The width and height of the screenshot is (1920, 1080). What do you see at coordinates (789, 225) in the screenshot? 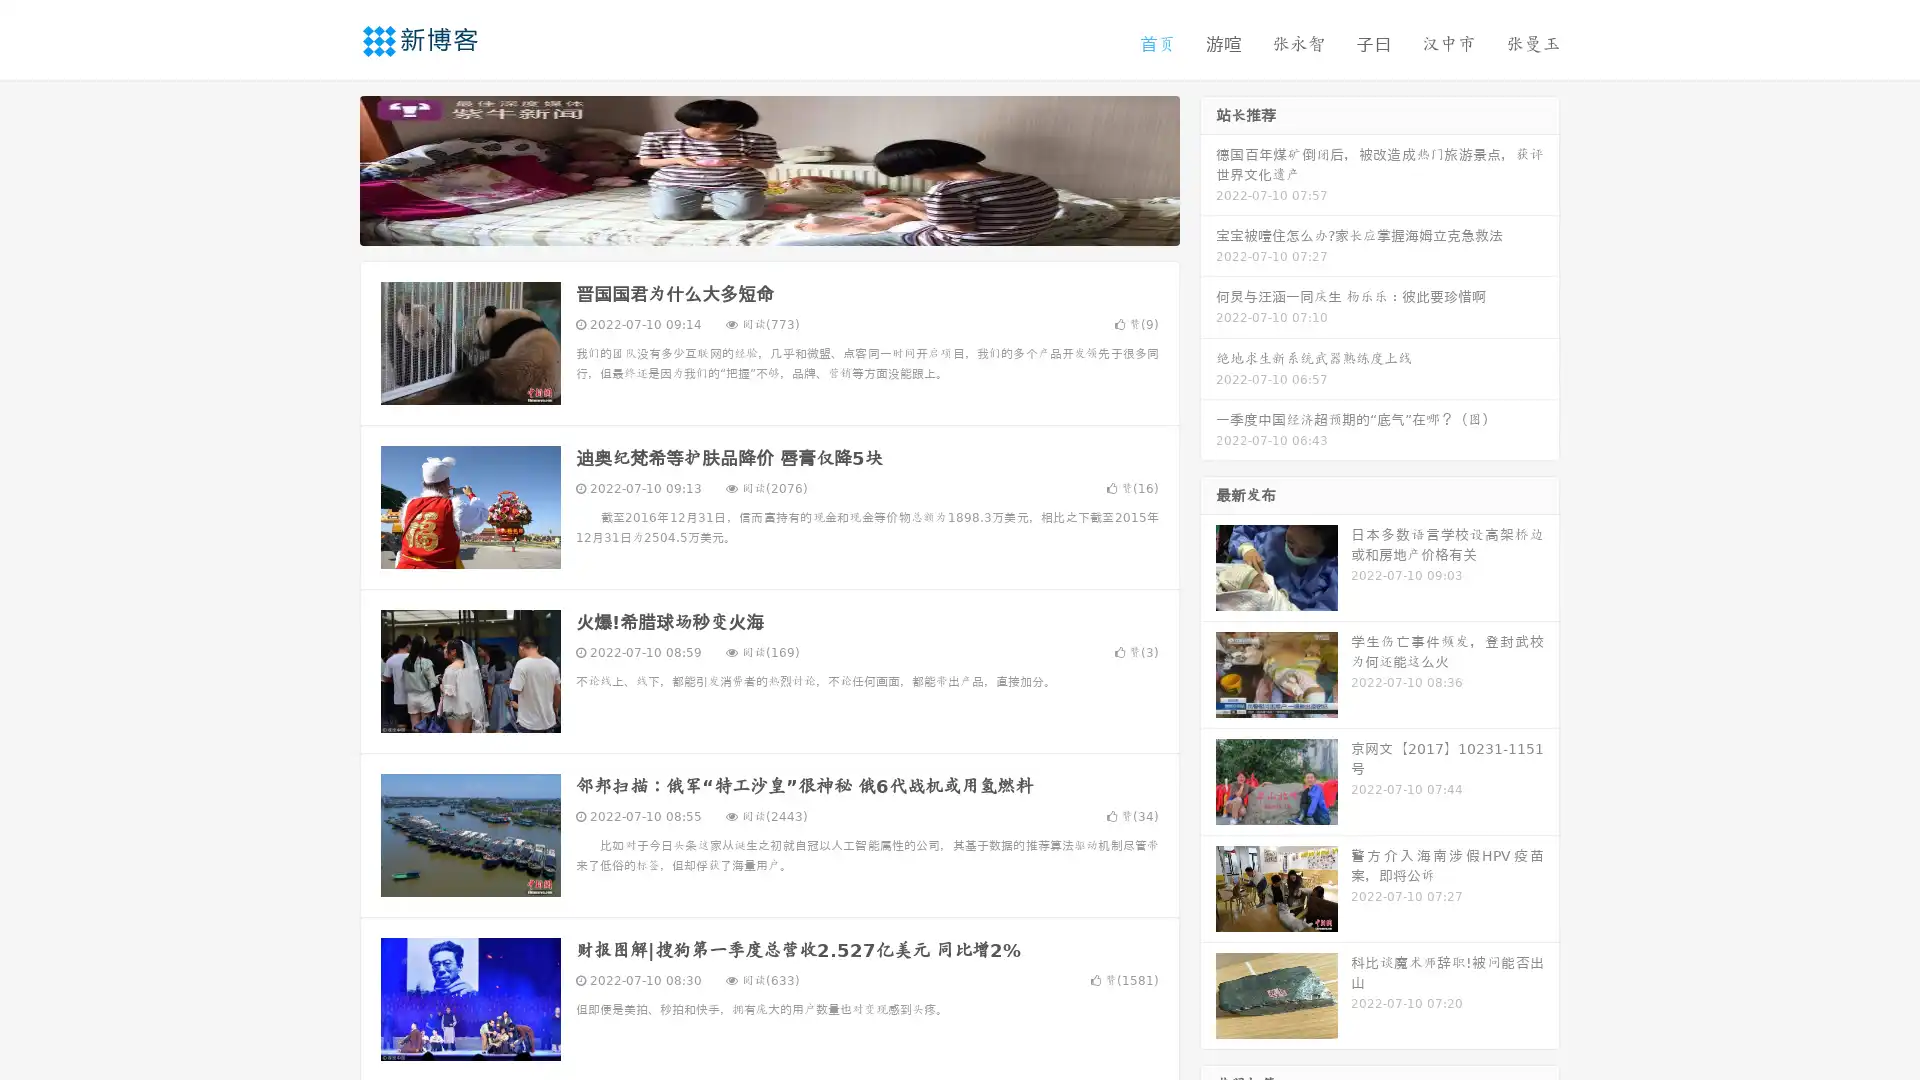
I see `Go to slide 3` at bounding box center [789, 225].